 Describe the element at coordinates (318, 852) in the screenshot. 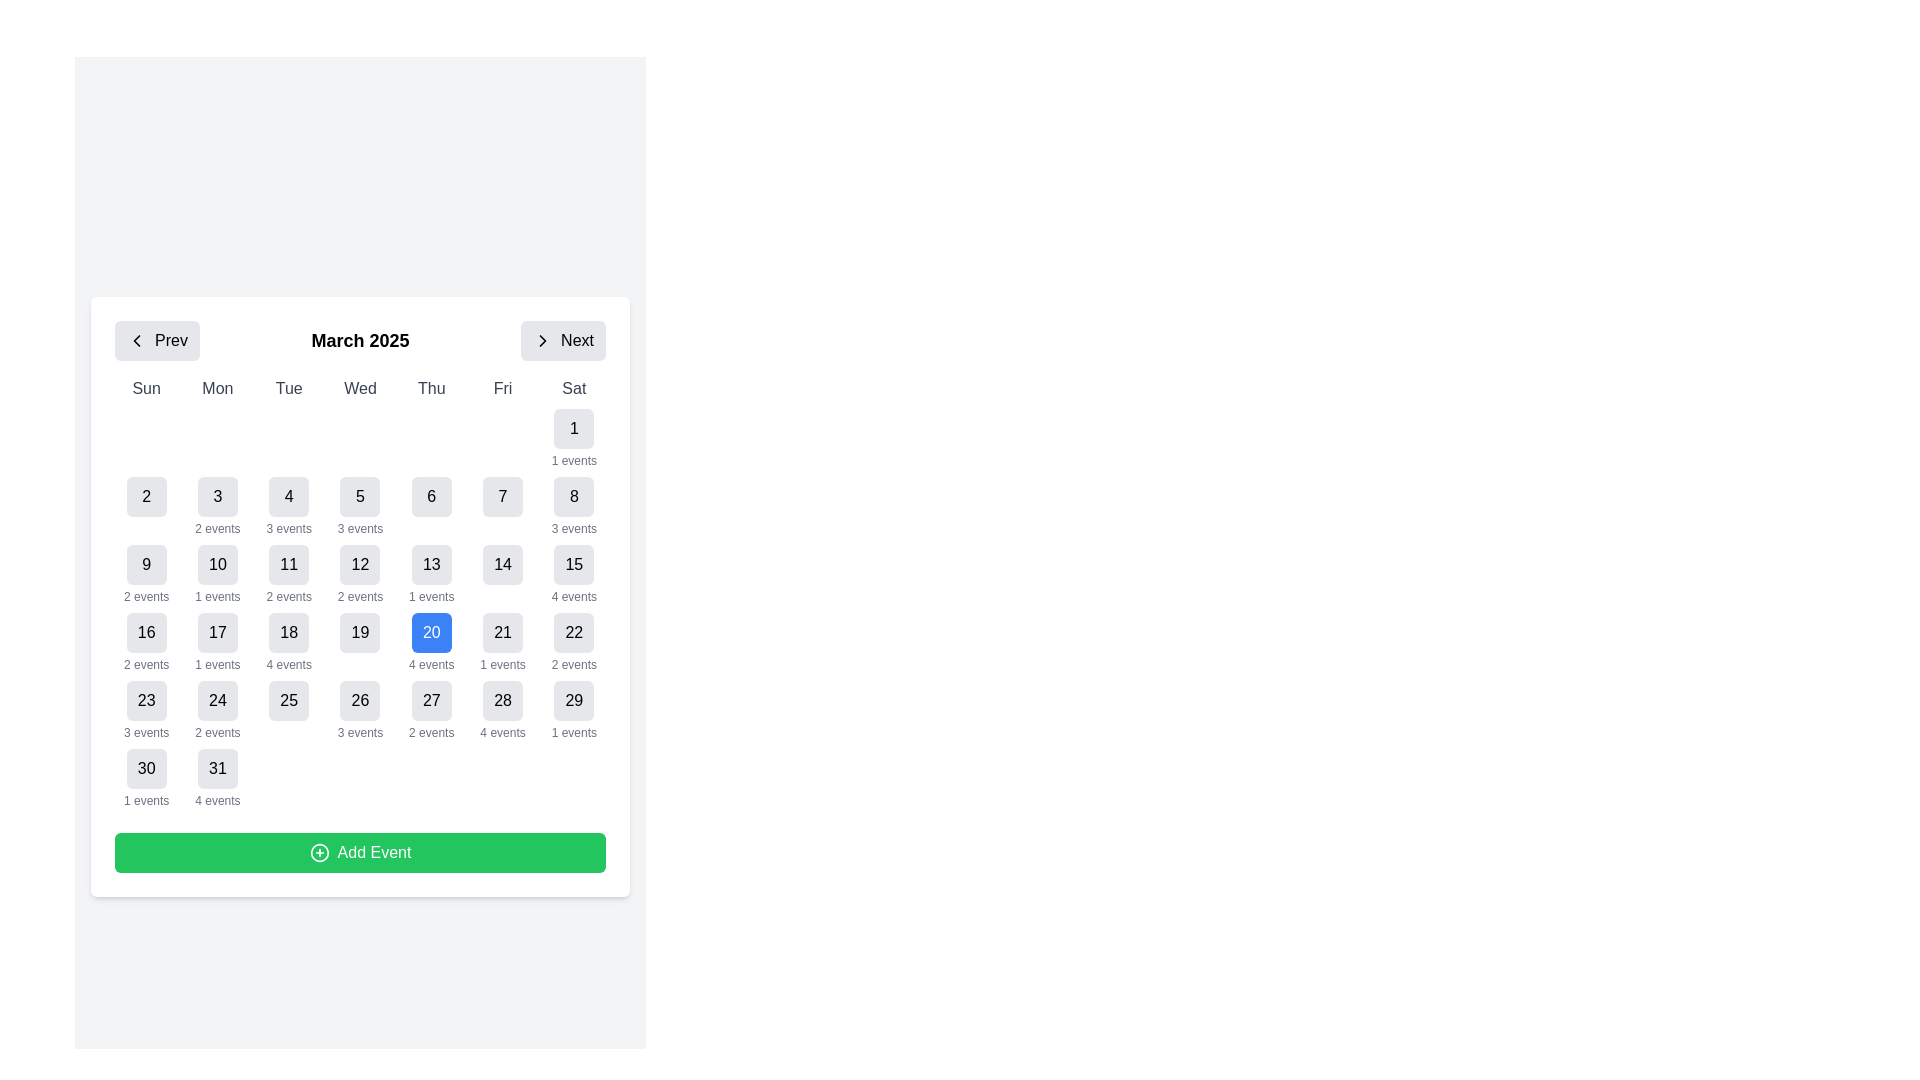

I see `the Circular SVG graphical element that is part of the 'Add Event' button` at that location.